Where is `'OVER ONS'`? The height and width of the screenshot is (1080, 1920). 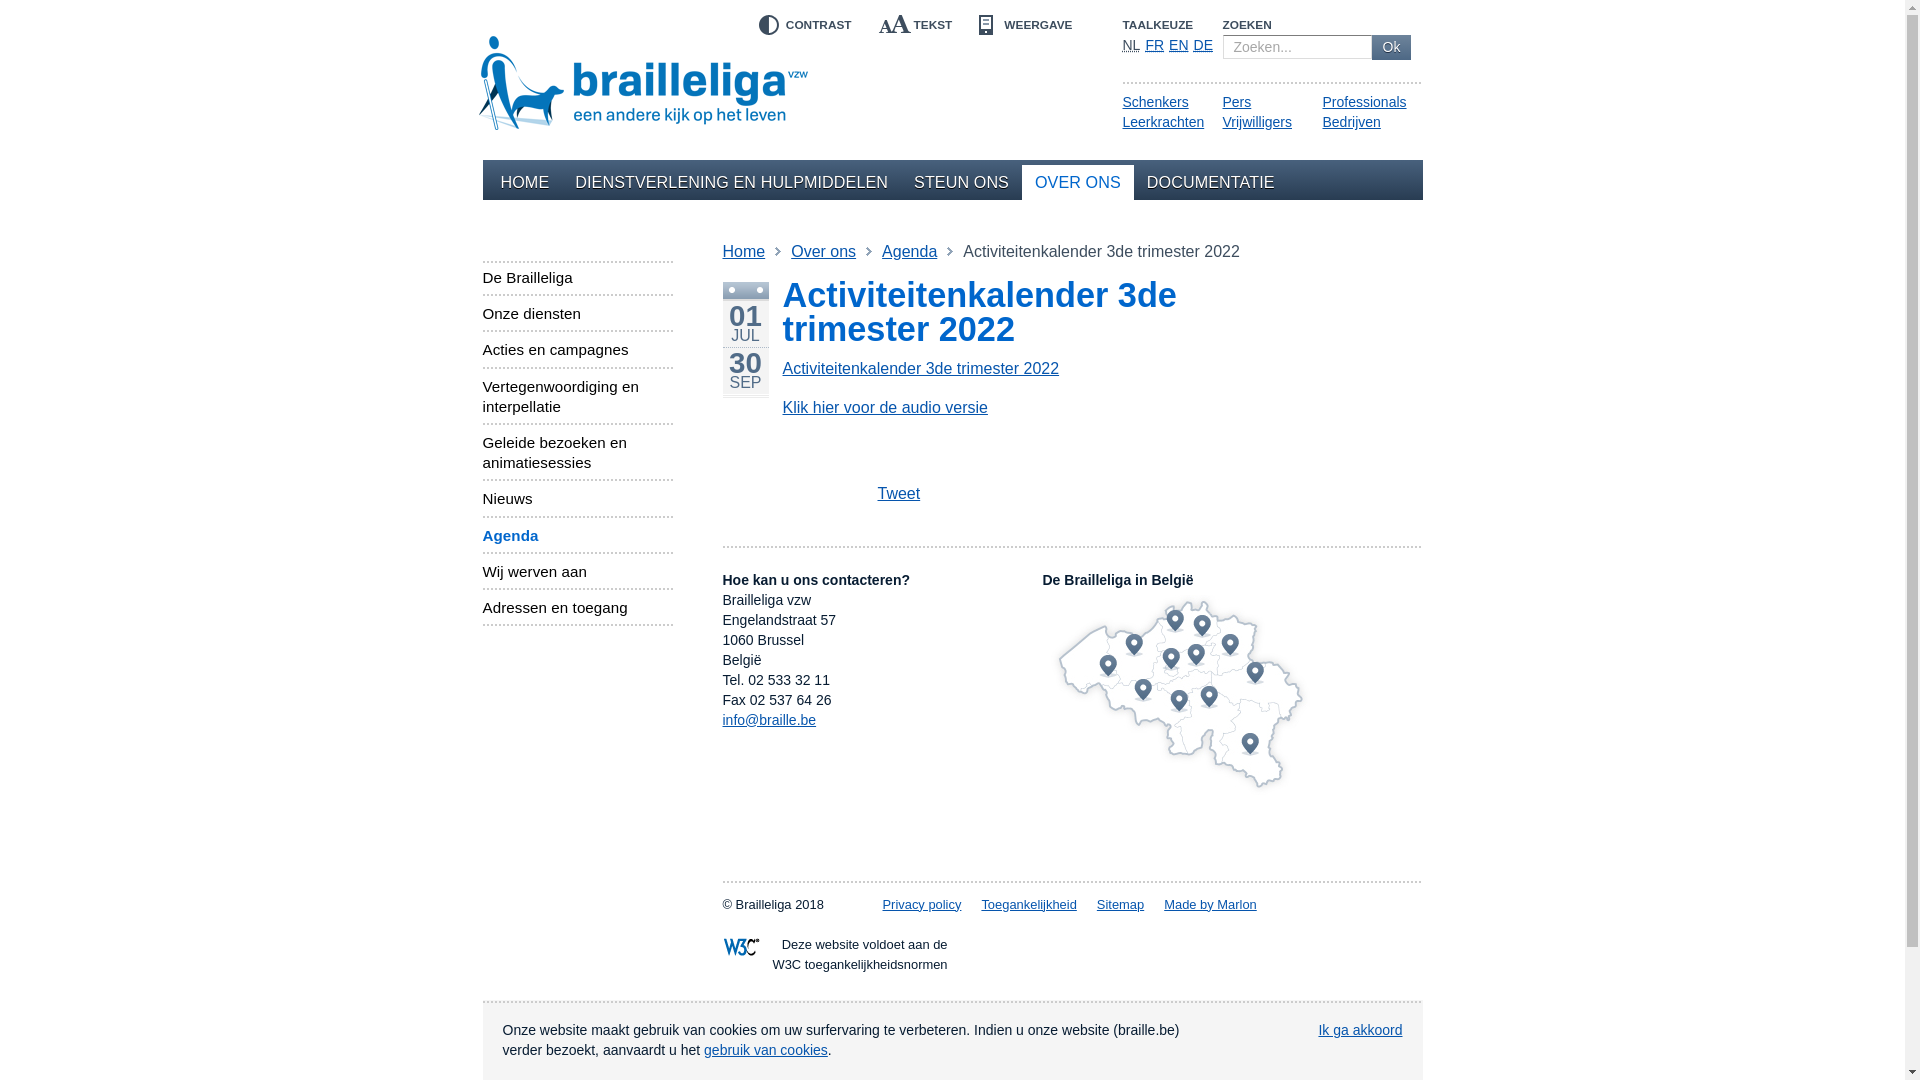 'OVER ONS' is located at coordinates (1077, 182).